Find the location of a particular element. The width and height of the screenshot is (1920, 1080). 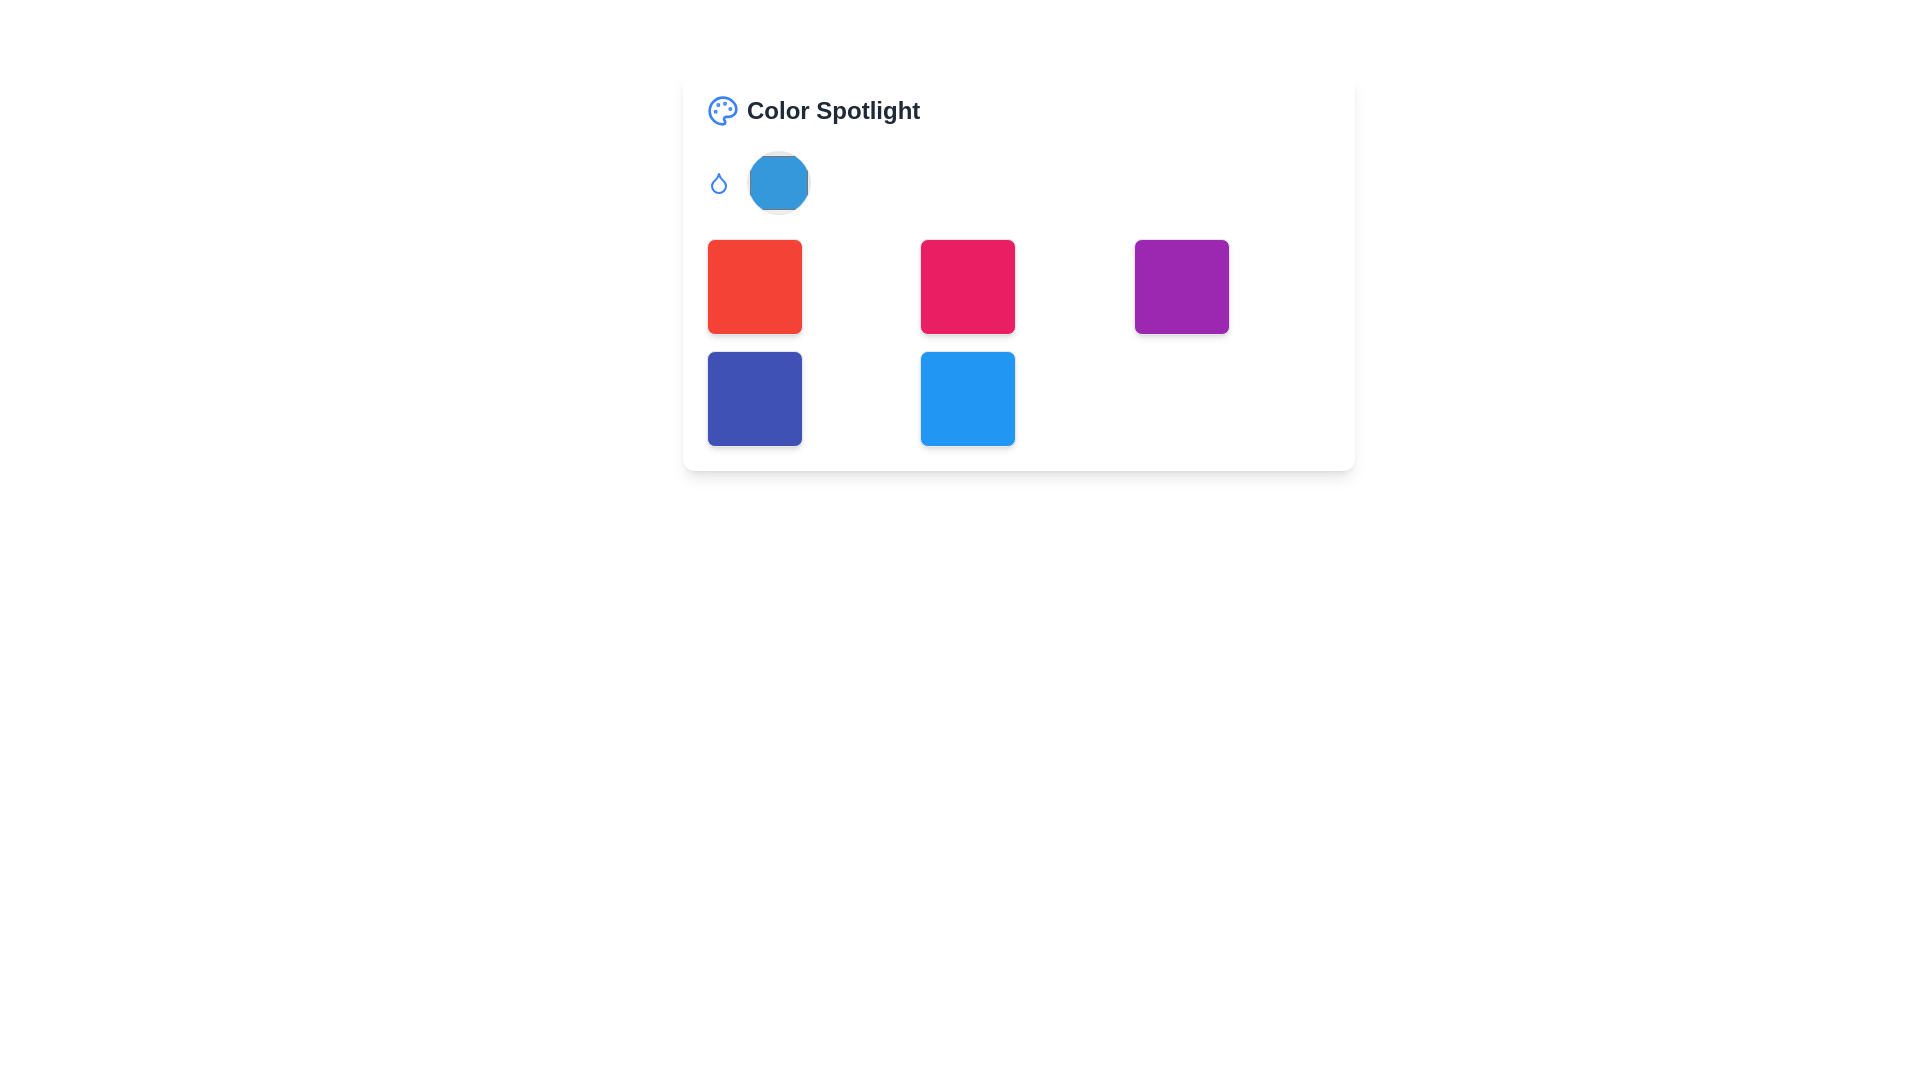

the blue palette-shaped icon with color circles in the 'Color Spotlight' header section, located to the left of the text is located at coordinates (722, 111).